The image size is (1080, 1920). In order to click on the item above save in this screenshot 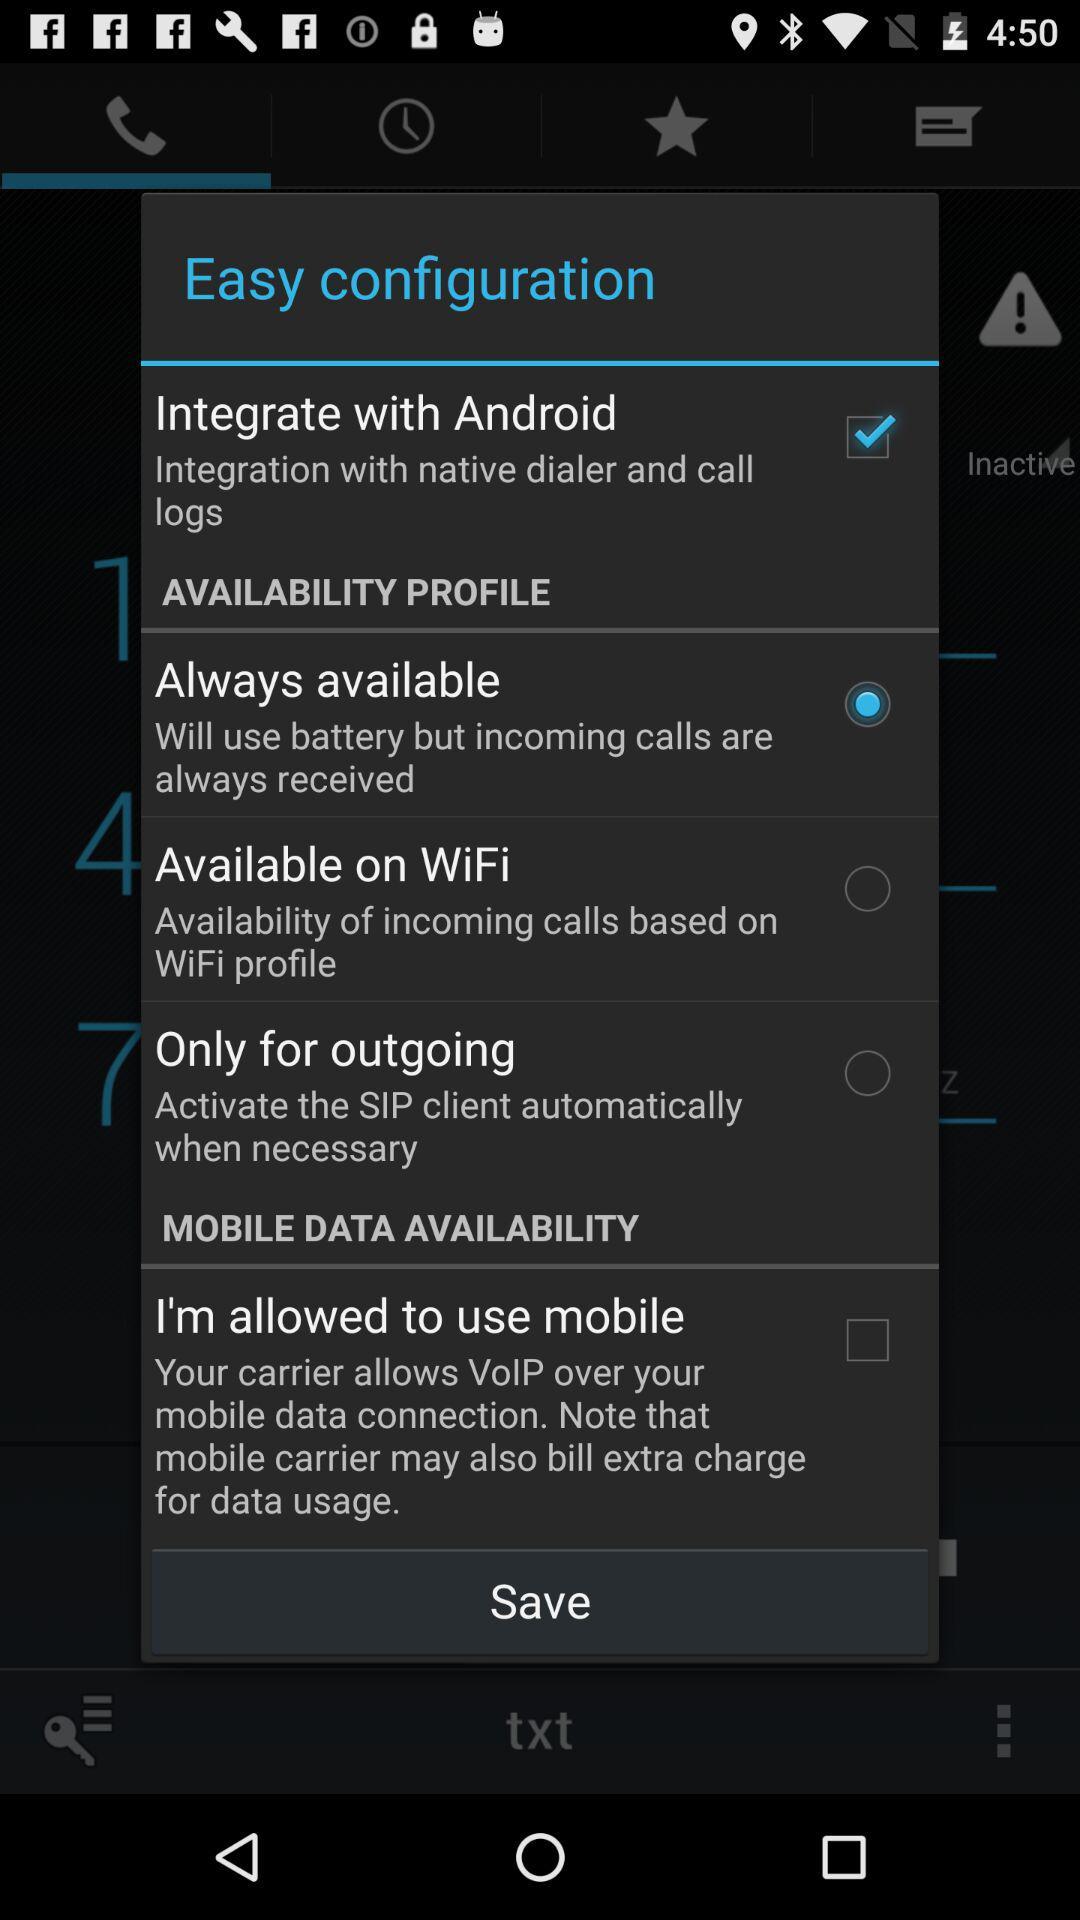, I will do `click(866, 1340)`.